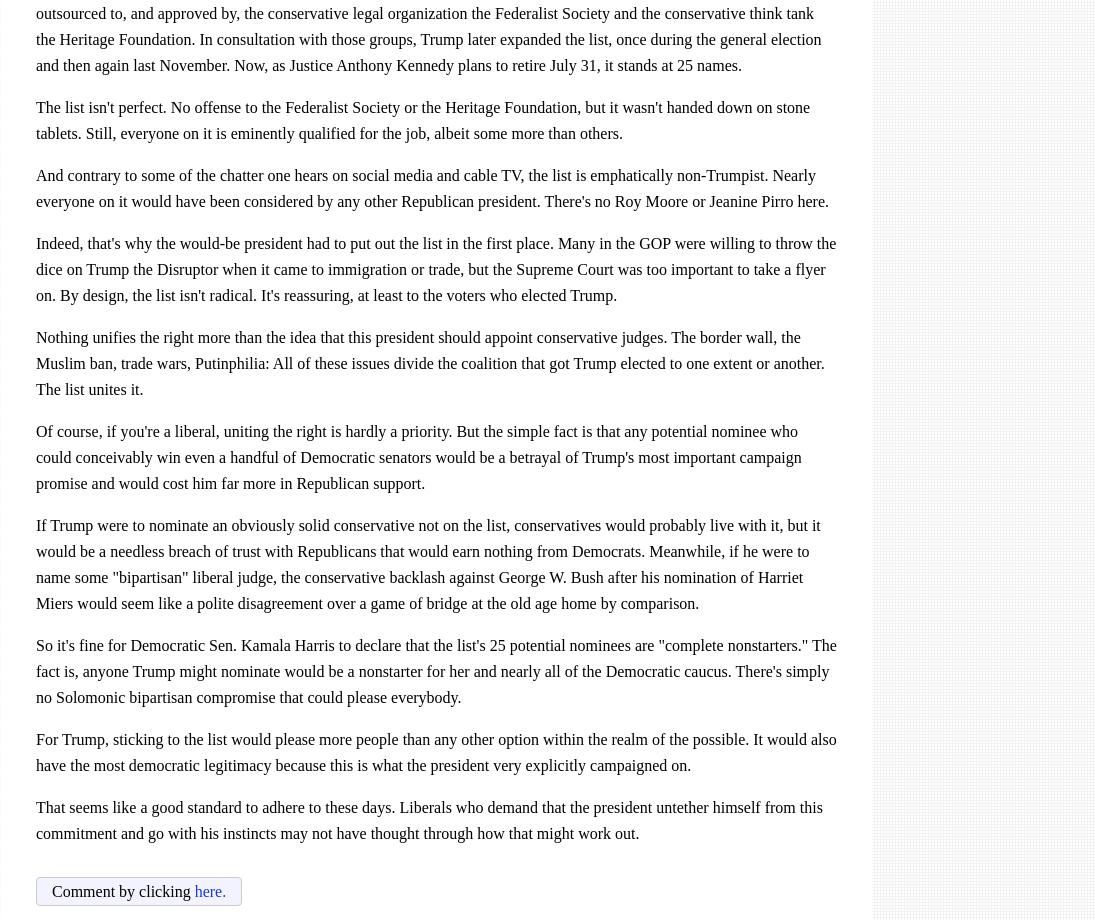 The image size is (1095, 920). What do you see at coordinates (605, 551) in the screenshot?
I see `'Democrats'` at bounding box center [605, 551].